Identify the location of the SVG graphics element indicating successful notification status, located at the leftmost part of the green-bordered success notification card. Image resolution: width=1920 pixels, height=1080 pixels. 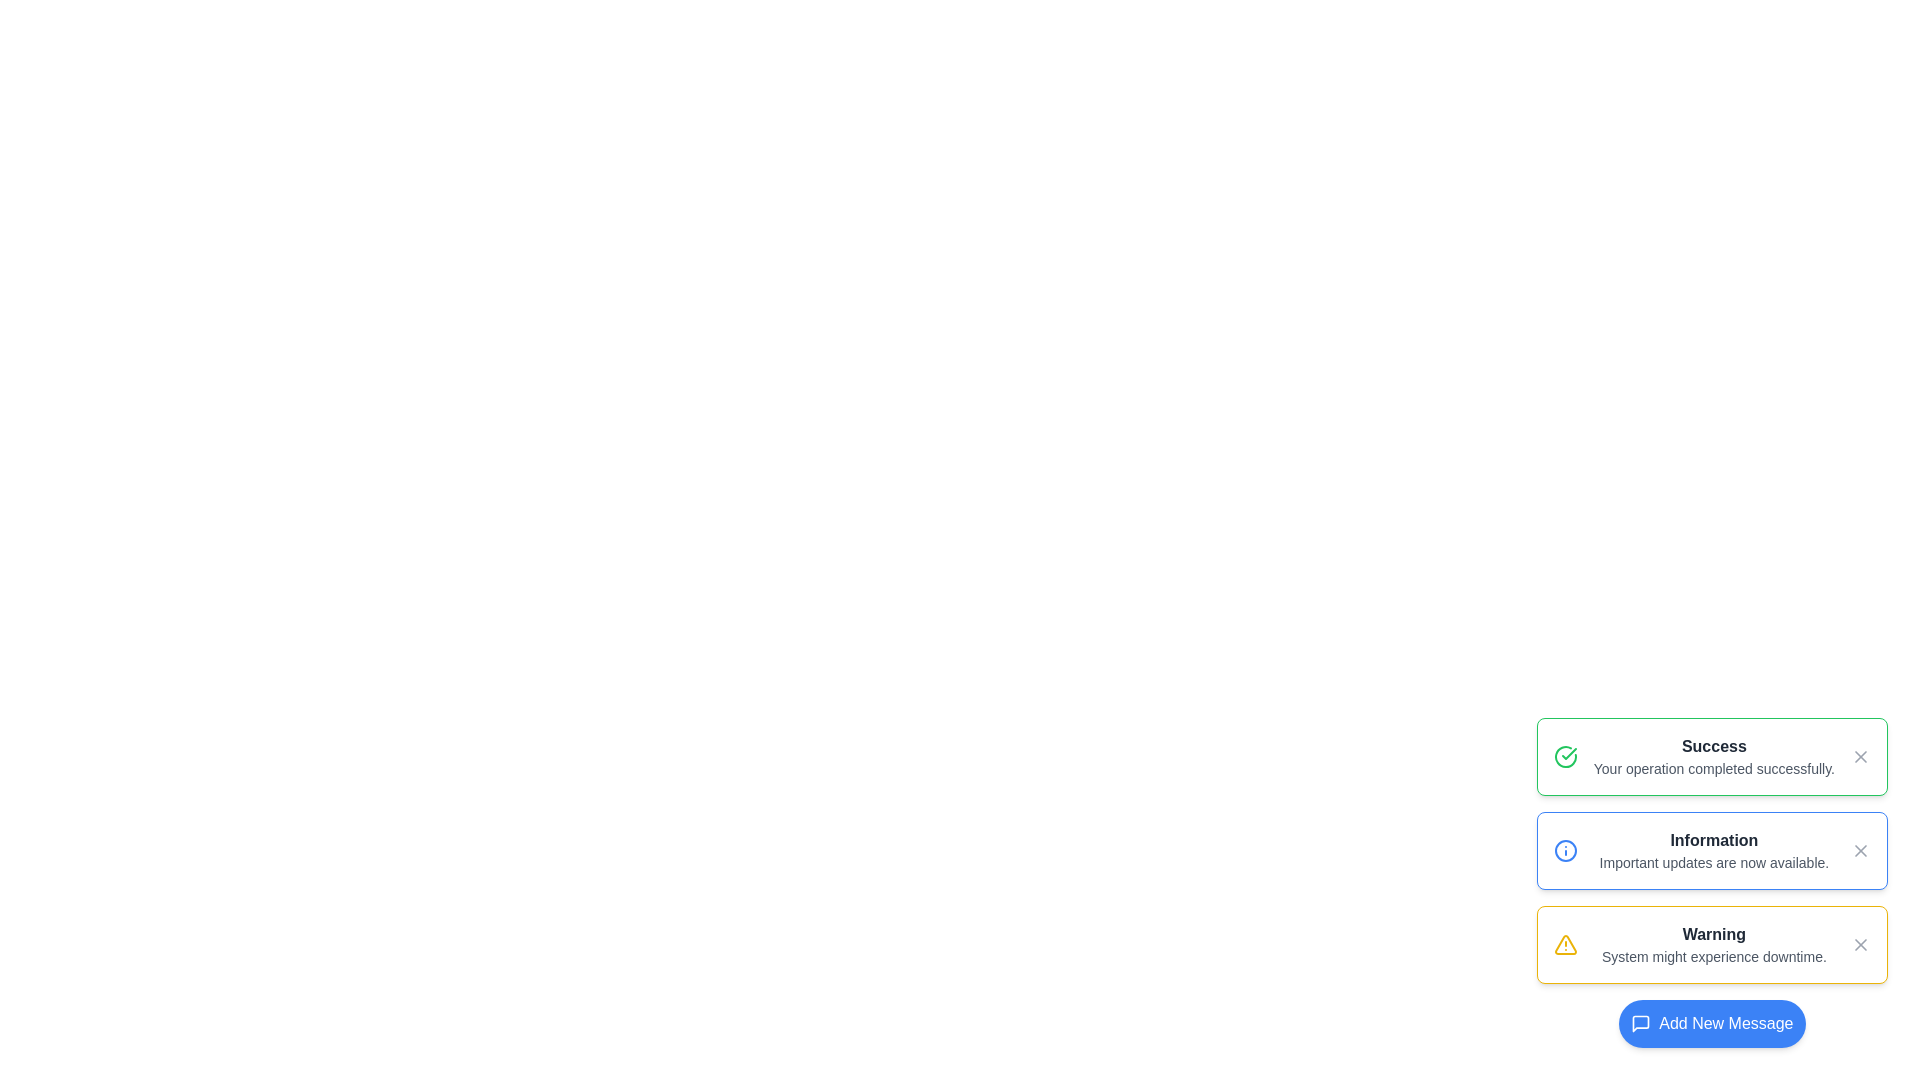
(1564, 756).